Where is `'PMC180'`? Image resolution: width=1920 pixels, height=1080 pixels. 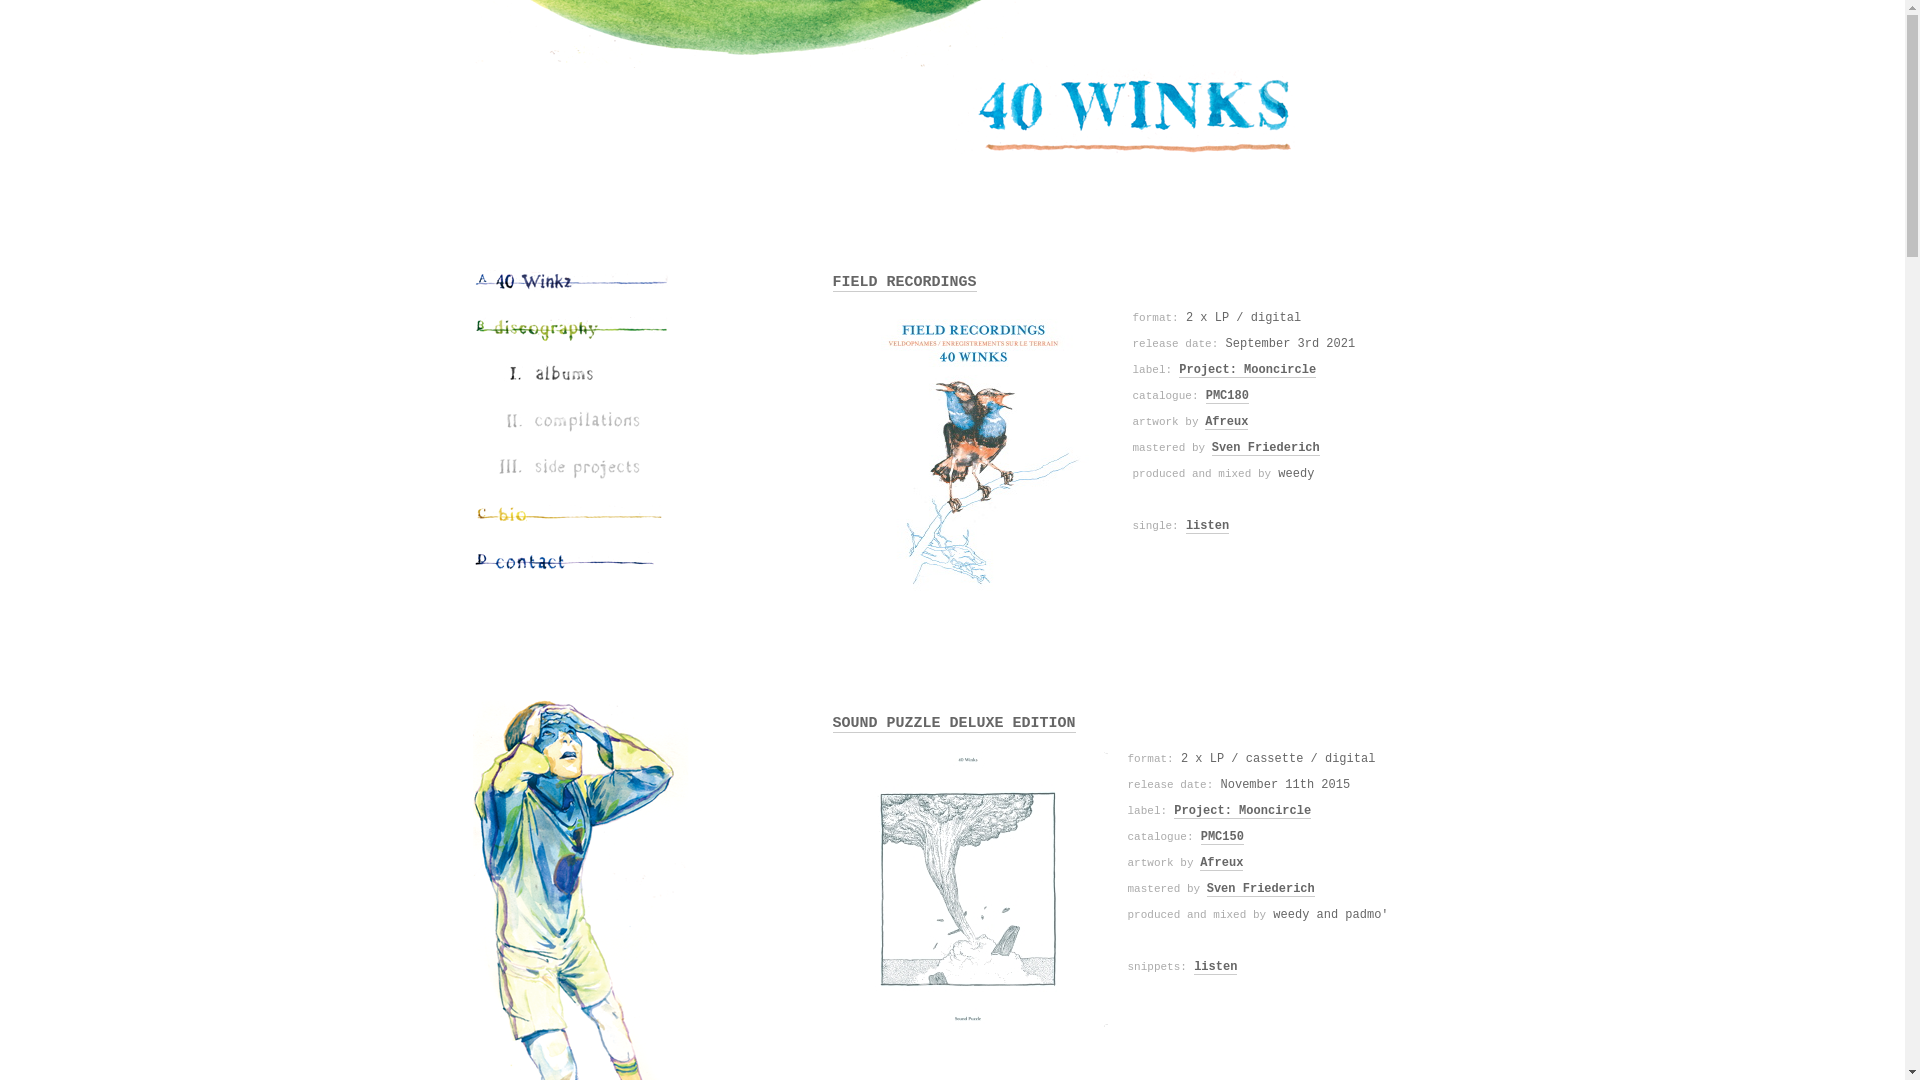
'PMC180' is located at coordinates (1226, 396).